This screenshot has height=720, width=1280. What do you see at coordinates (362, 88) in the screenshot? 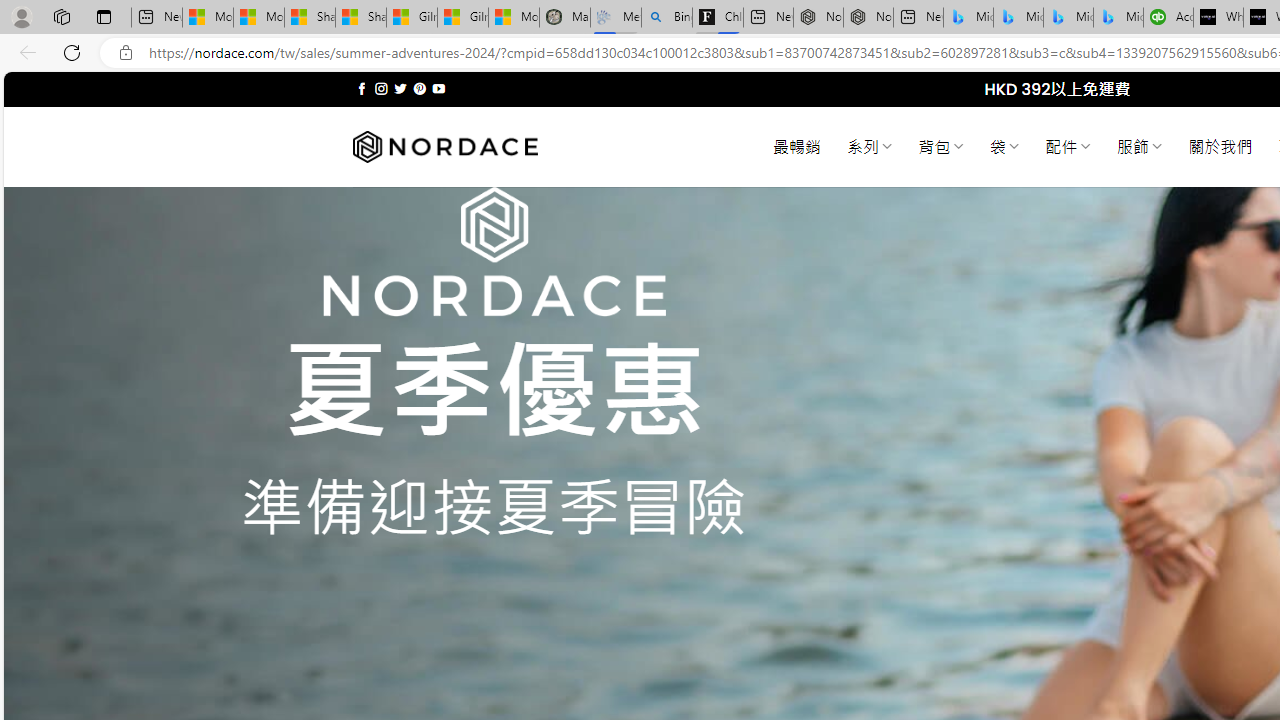
I see `'Follow on Facebook'` at bounding box center [362, 88].